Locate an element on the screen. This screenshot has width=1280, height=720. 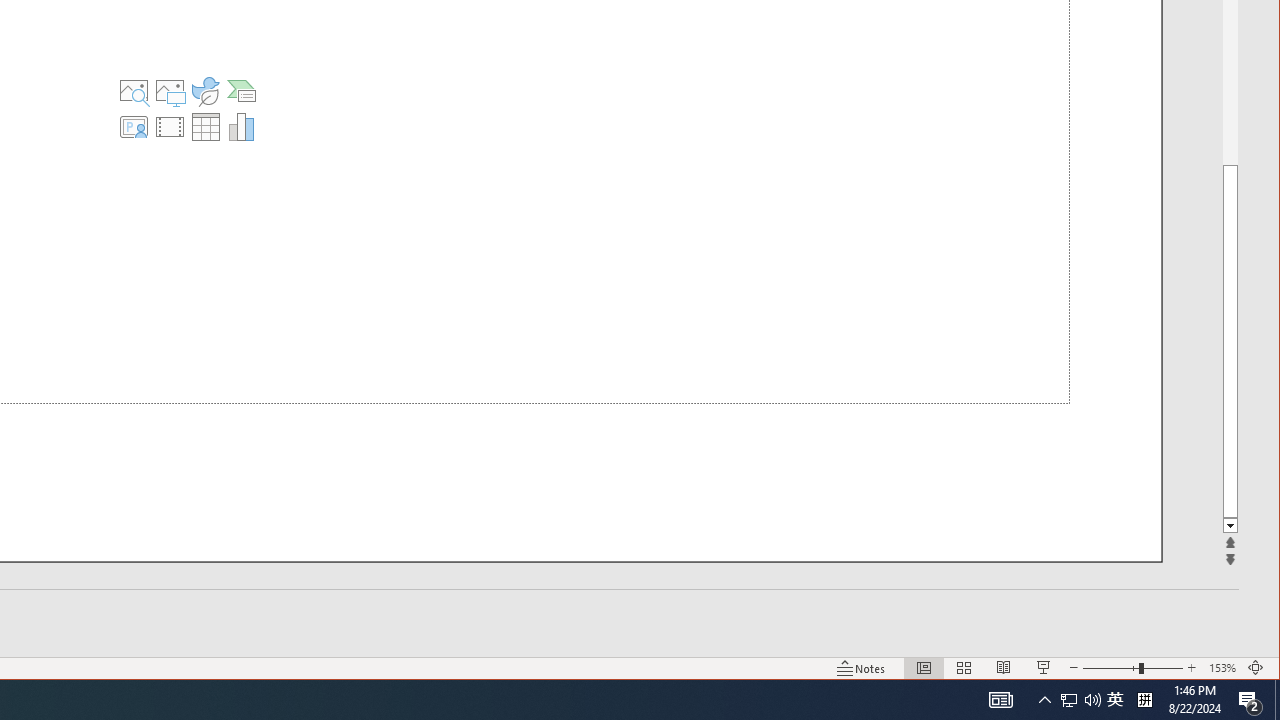
'Notification Chevron' is located at coordinates (1044, 698).